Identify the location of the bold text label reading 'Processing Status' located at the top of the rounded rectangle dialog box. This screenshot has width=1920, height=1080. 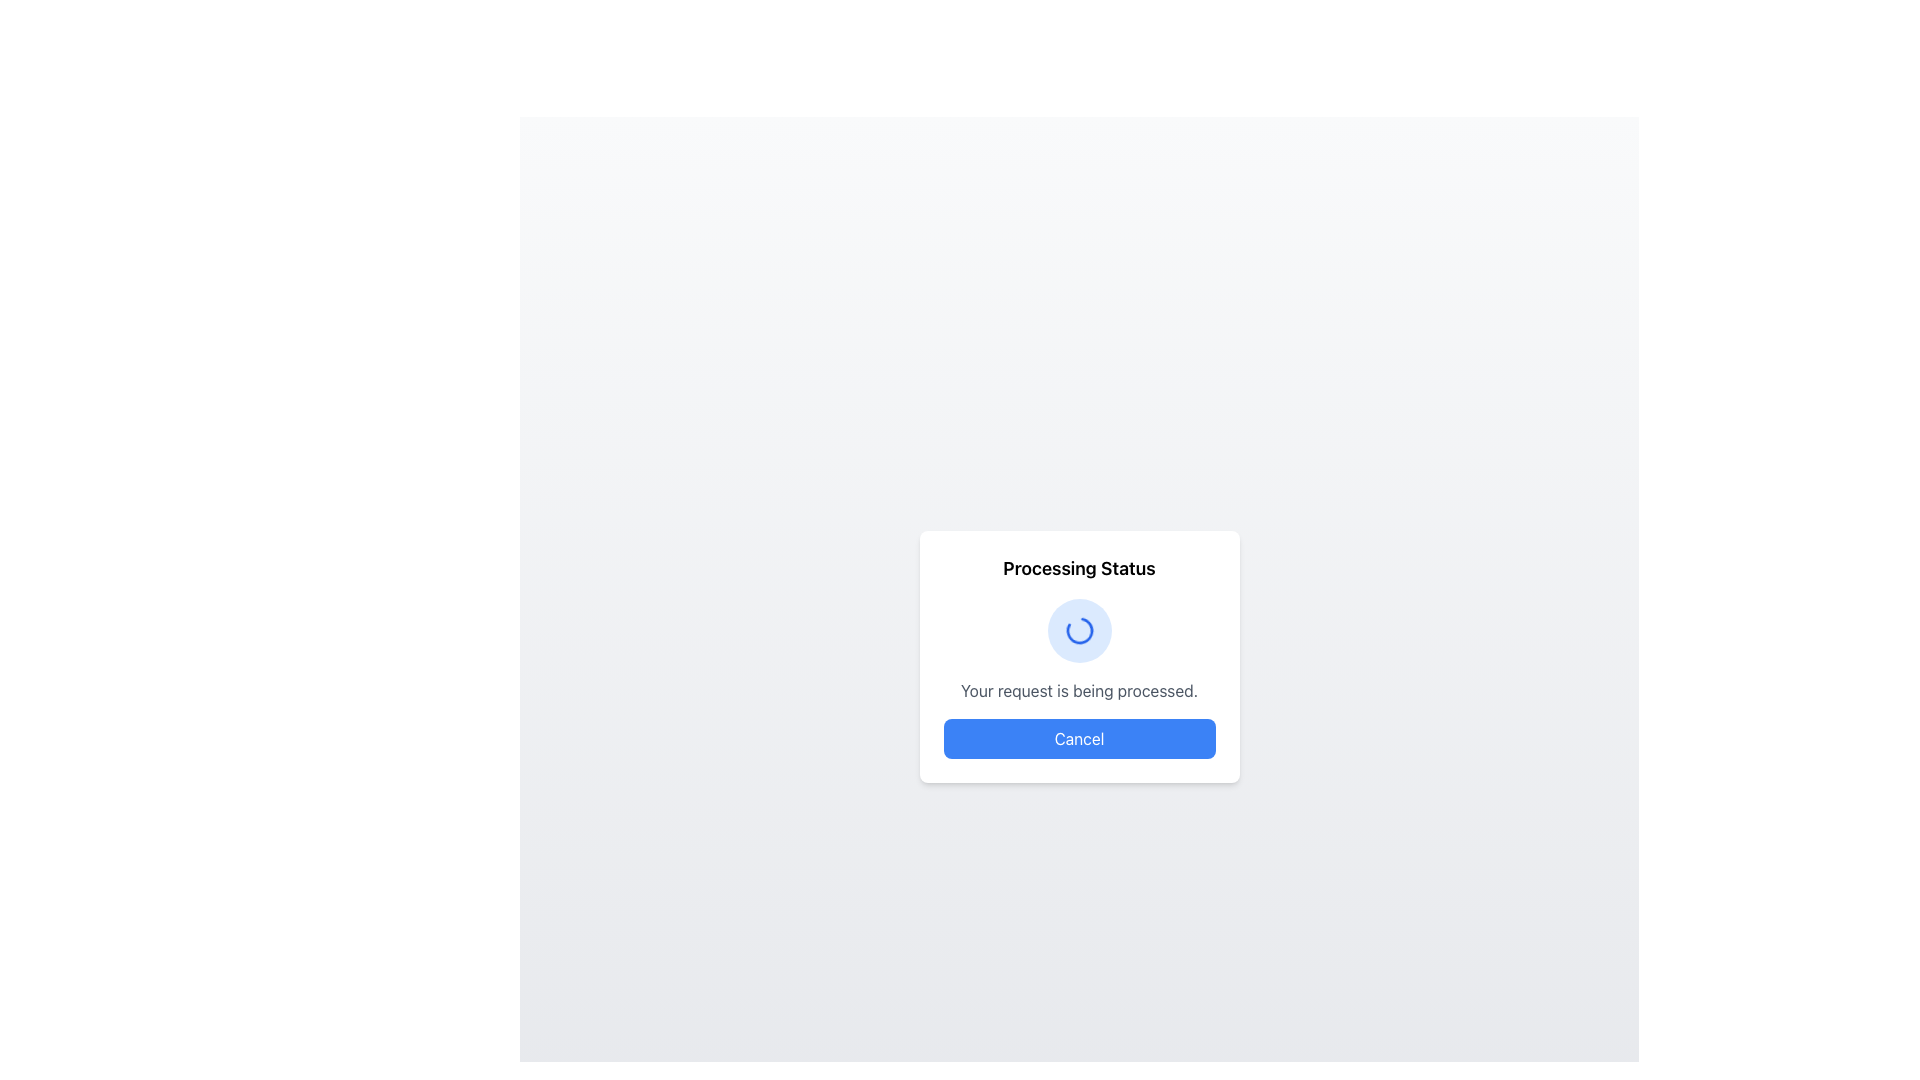
(1078, 569).